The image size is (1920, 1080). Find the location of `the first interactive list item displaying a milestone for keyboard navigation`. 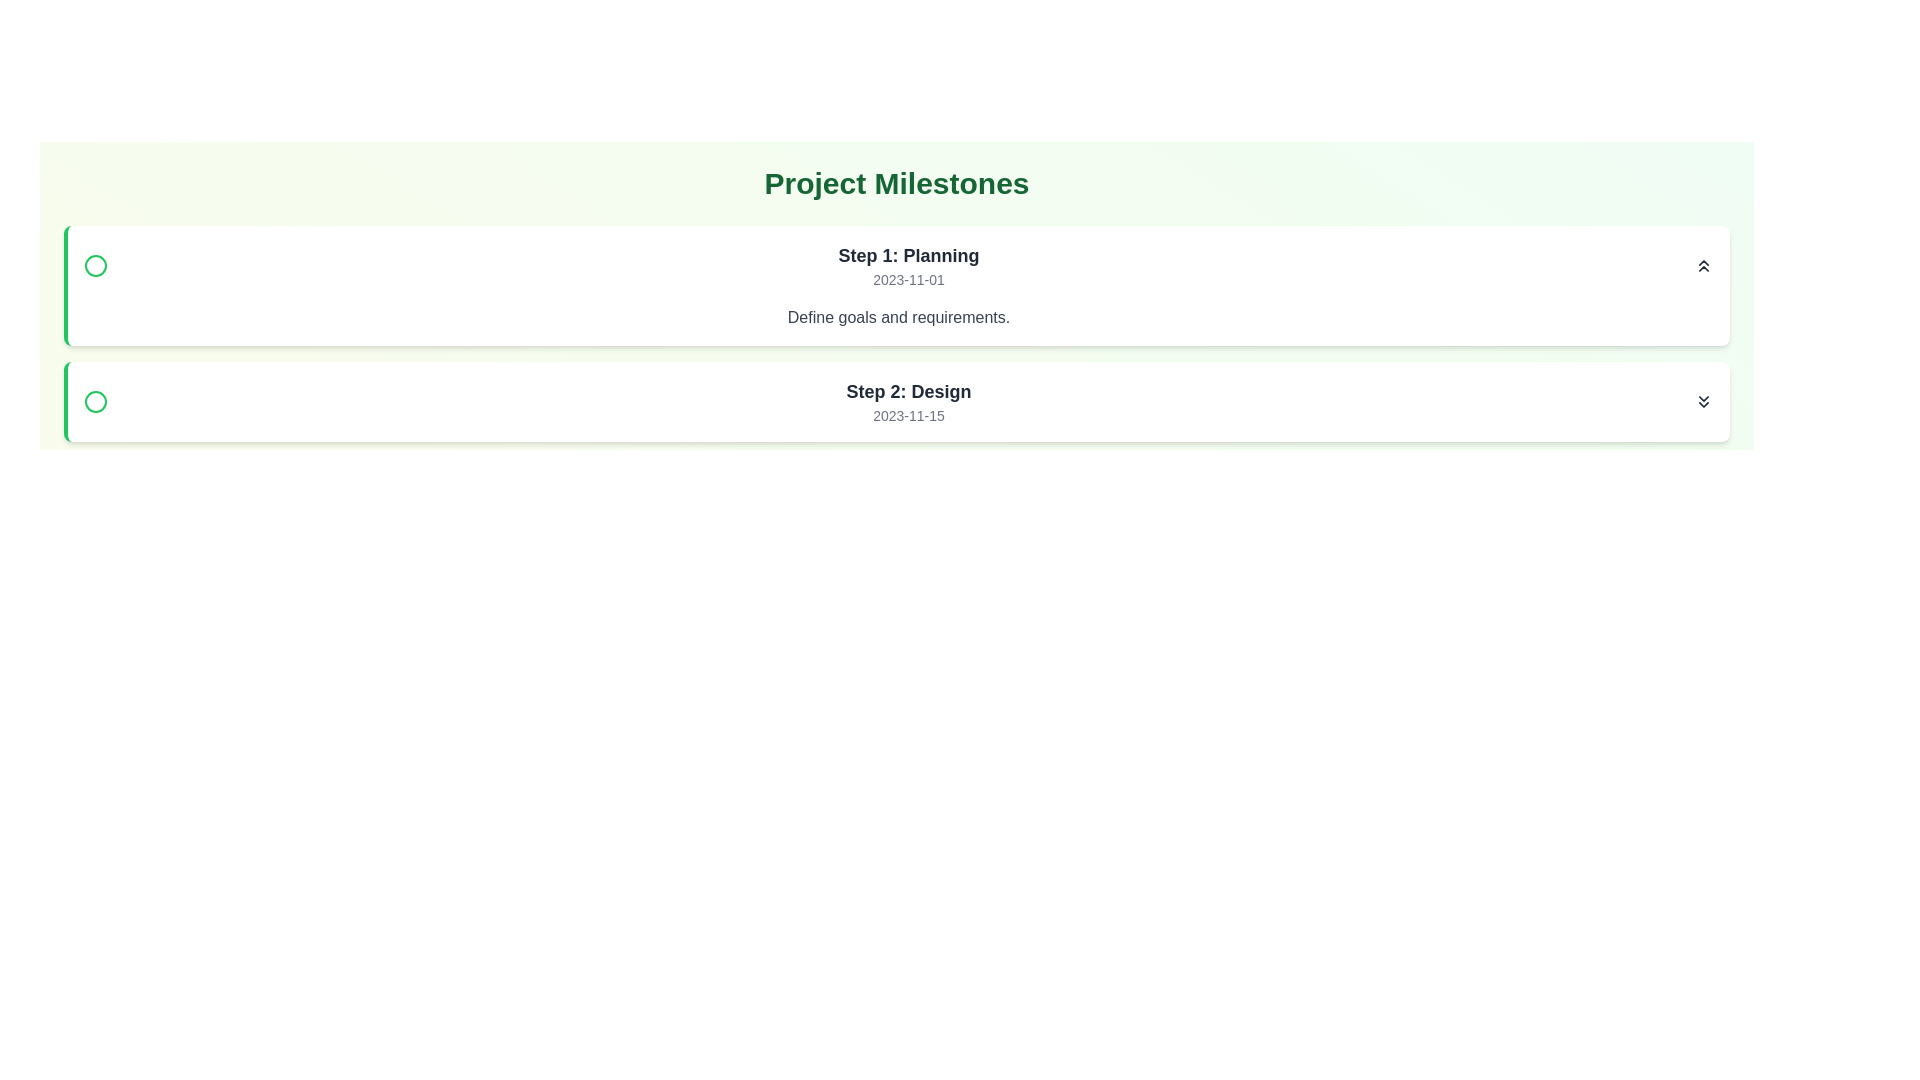

the first interactive list item displaying a milestone for keyboard navigation is located at coordinates (897, 265).